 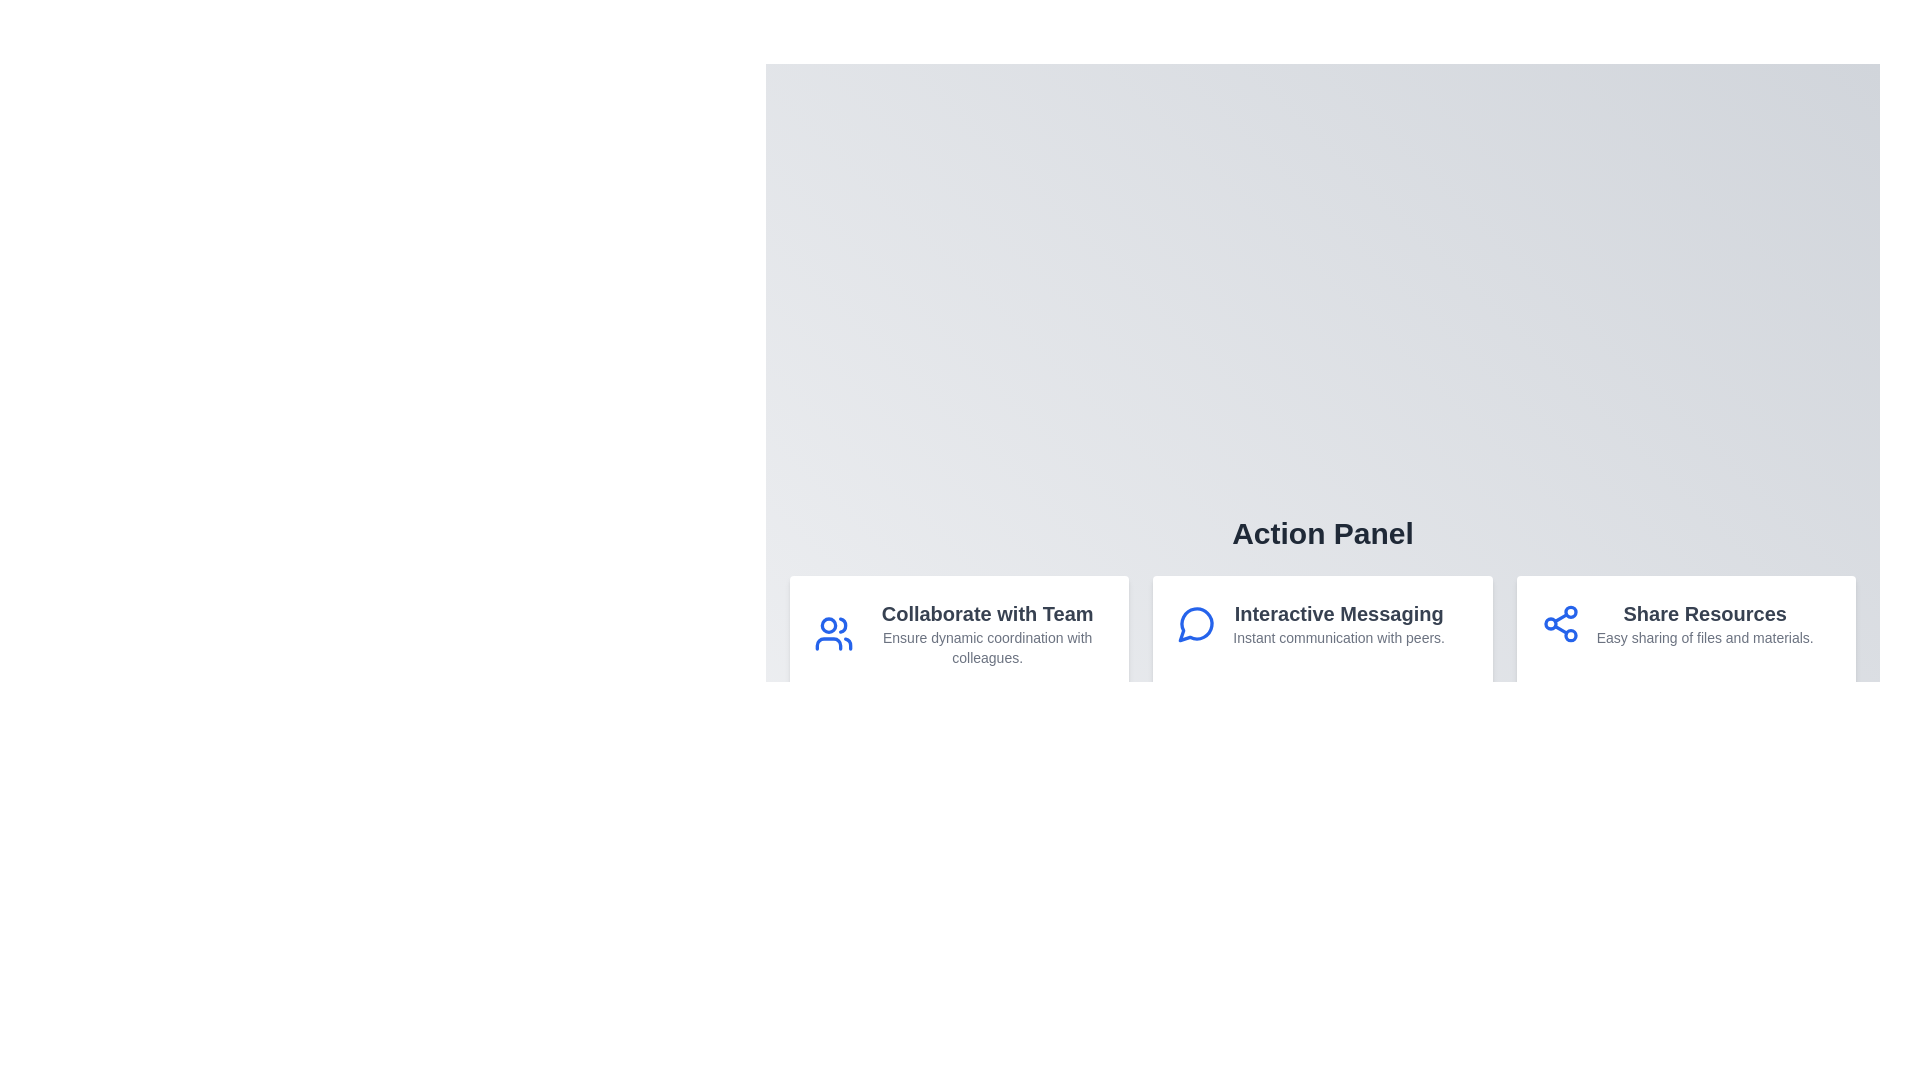 I want to click on the first interactive card in the Action Panel section, so click(x=958, y=633).